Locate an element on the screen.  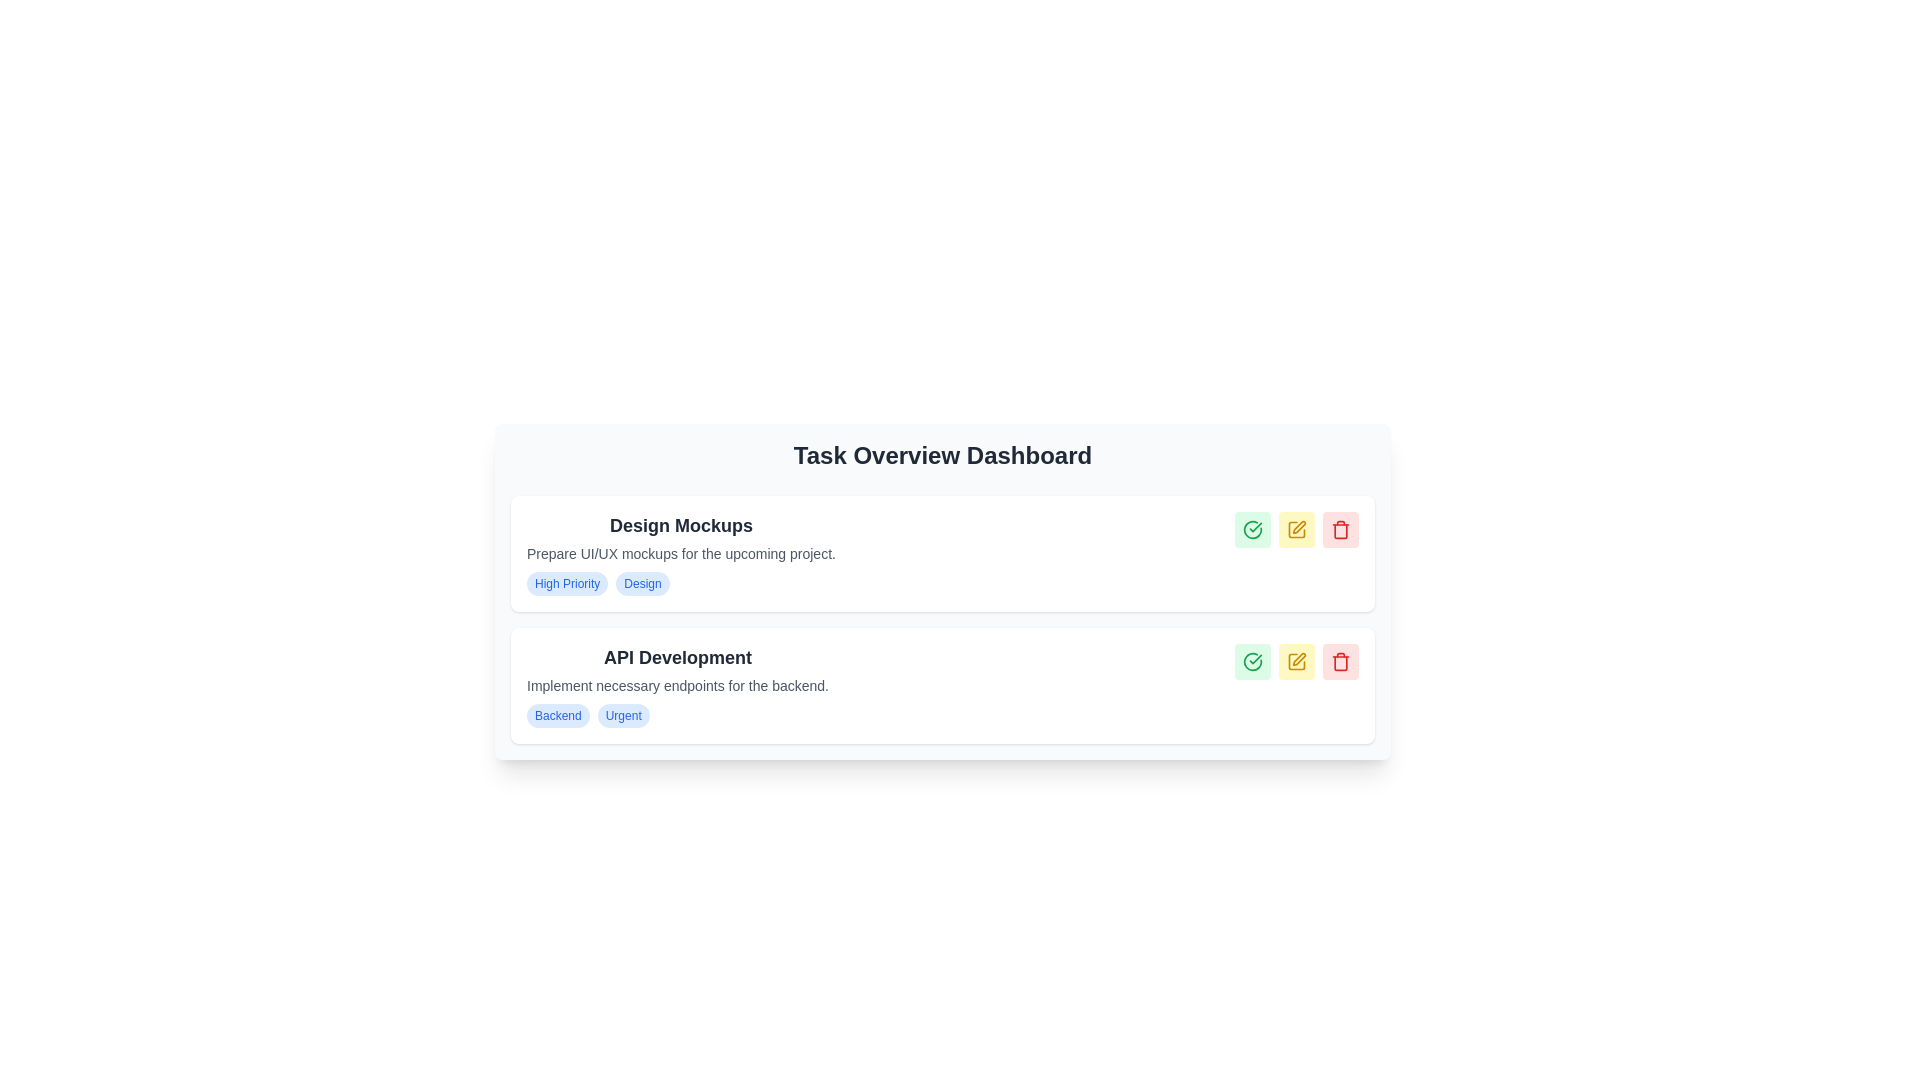
the second badge on the right under the 'API Development' header, which indicates a priority or status is located at coordinates (622, 715).